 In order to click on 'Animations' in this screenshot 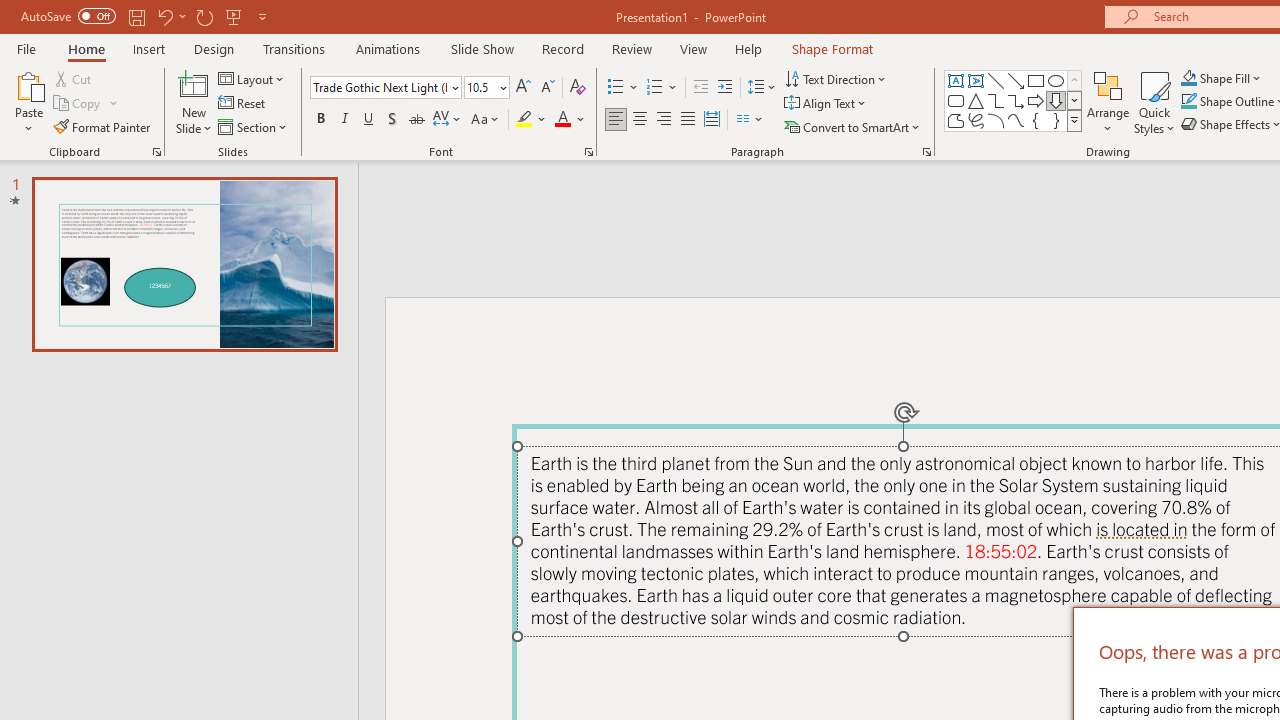, I will do `click(388, 48)`.